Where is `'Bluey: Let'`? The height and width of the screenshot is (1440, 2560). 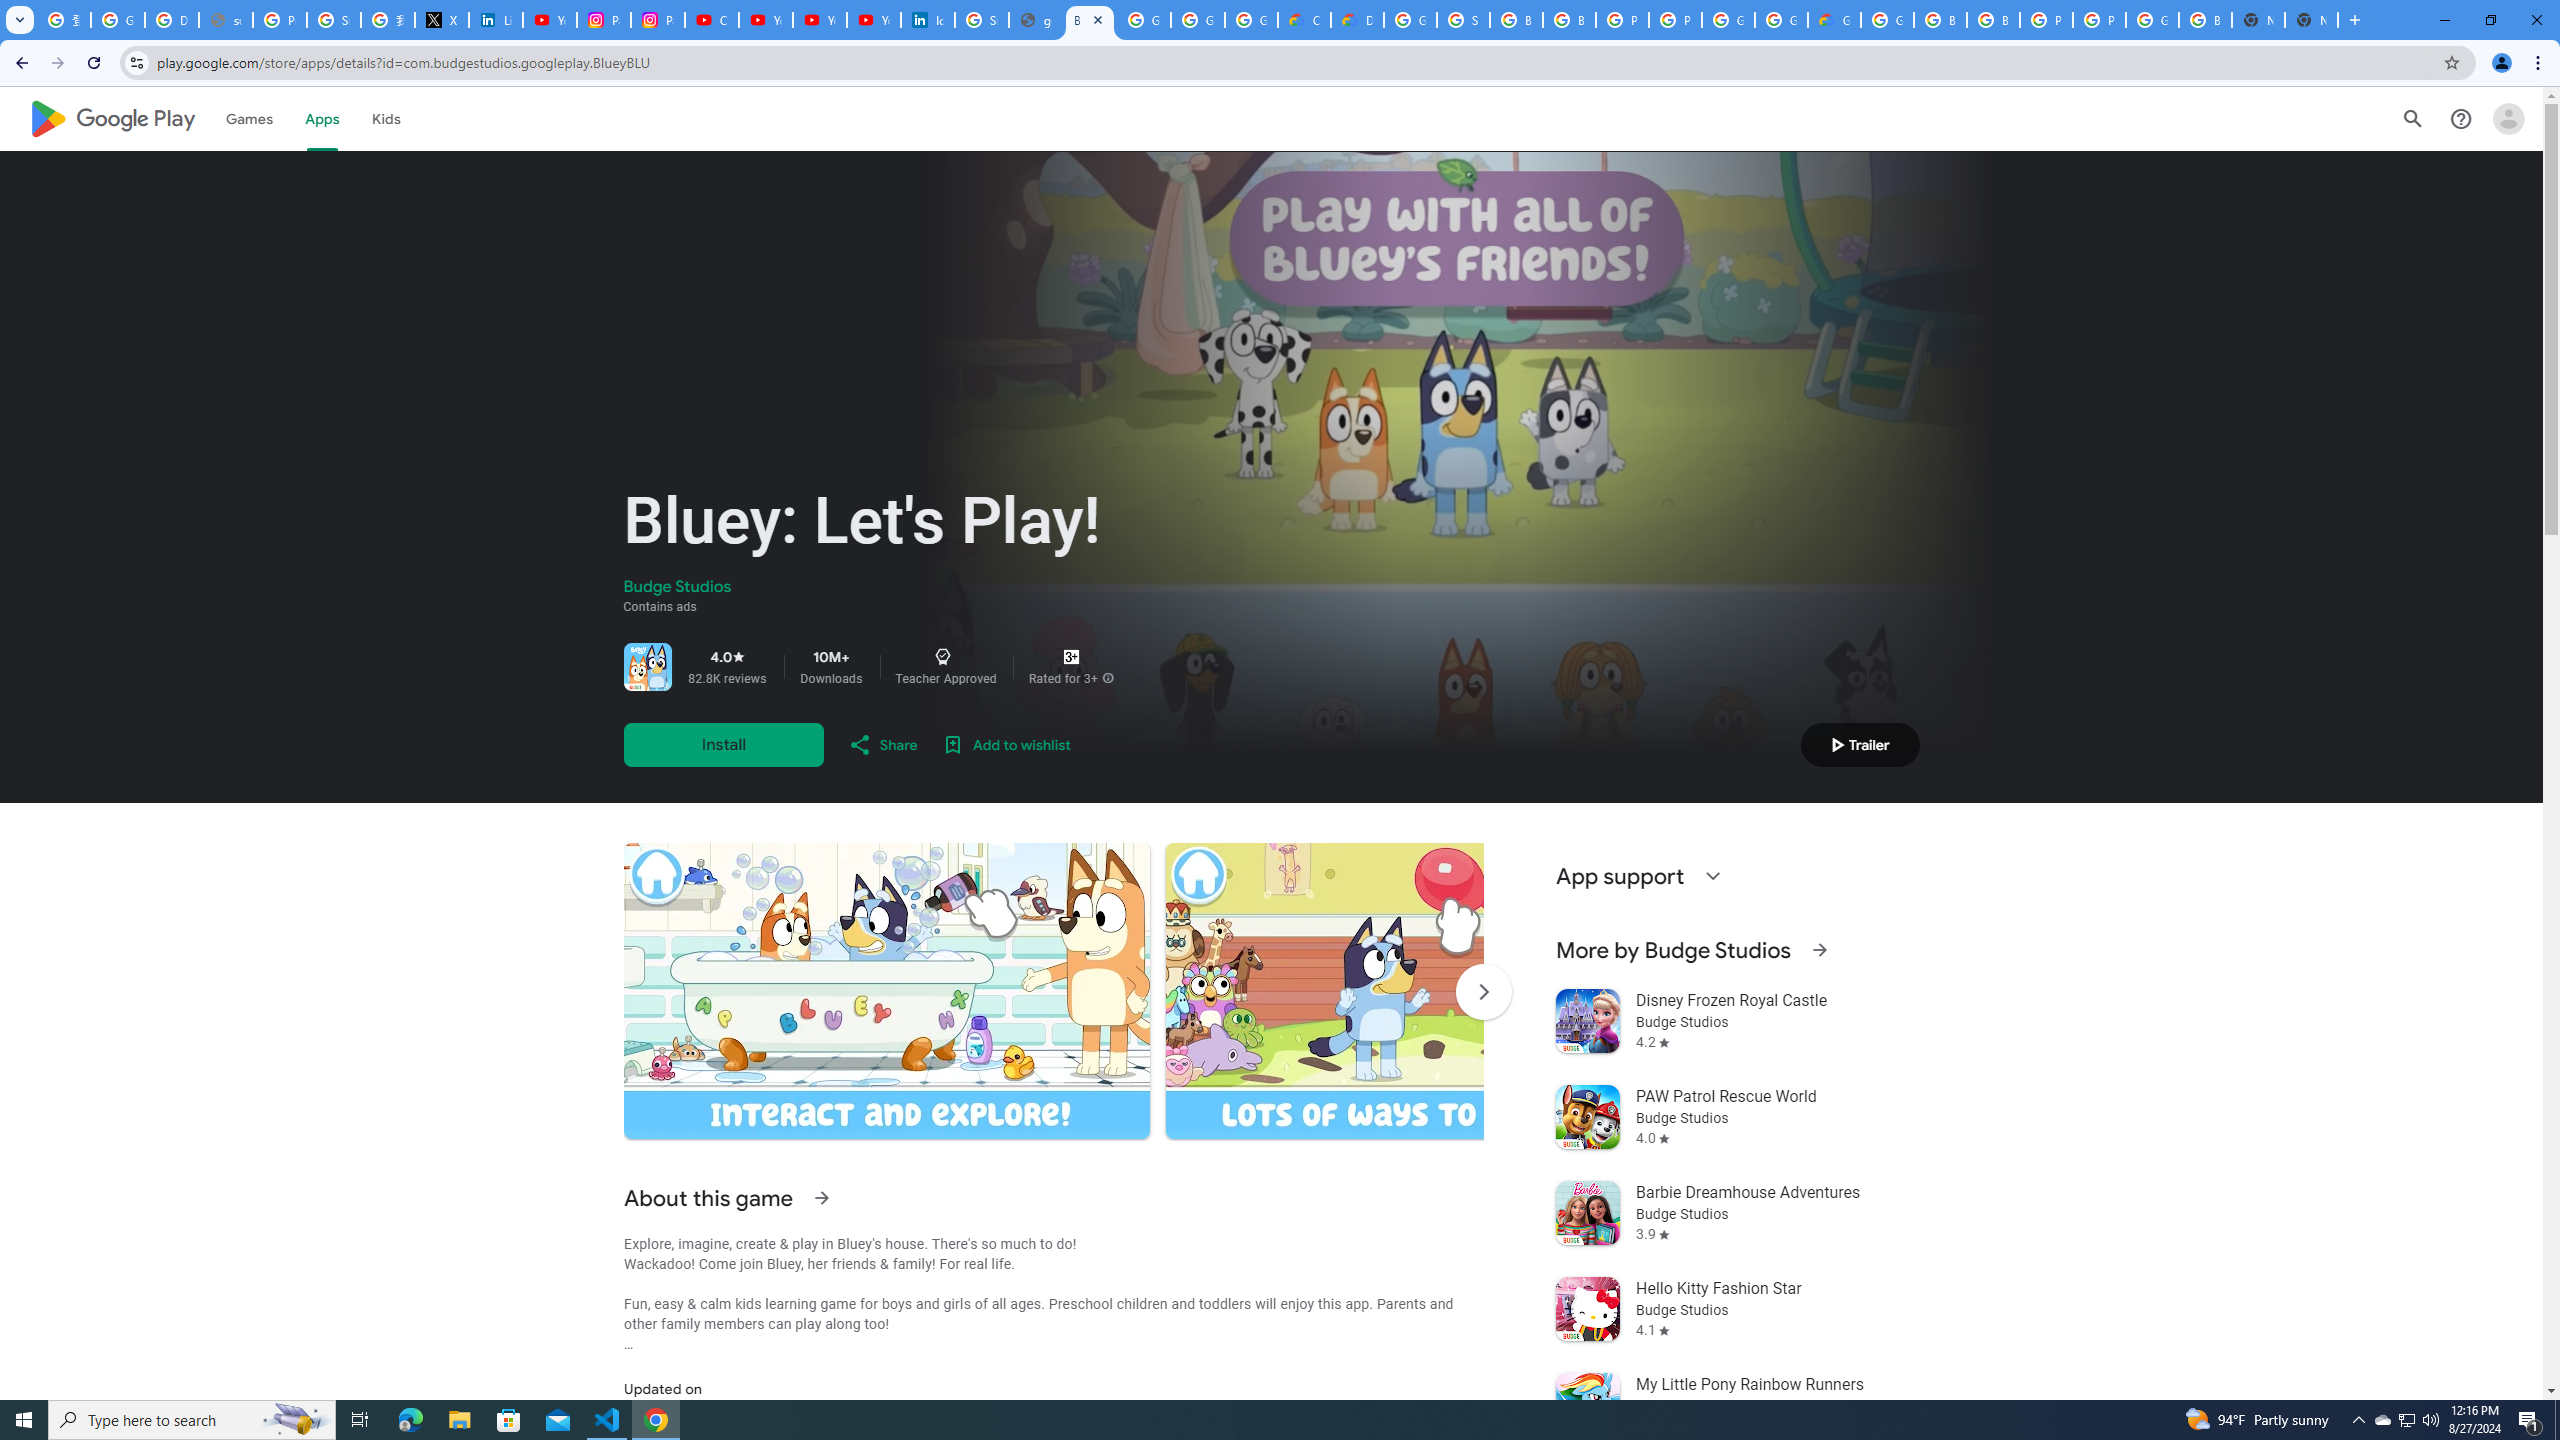 'Bluey: Let' is located at coordinates (1089, 19).